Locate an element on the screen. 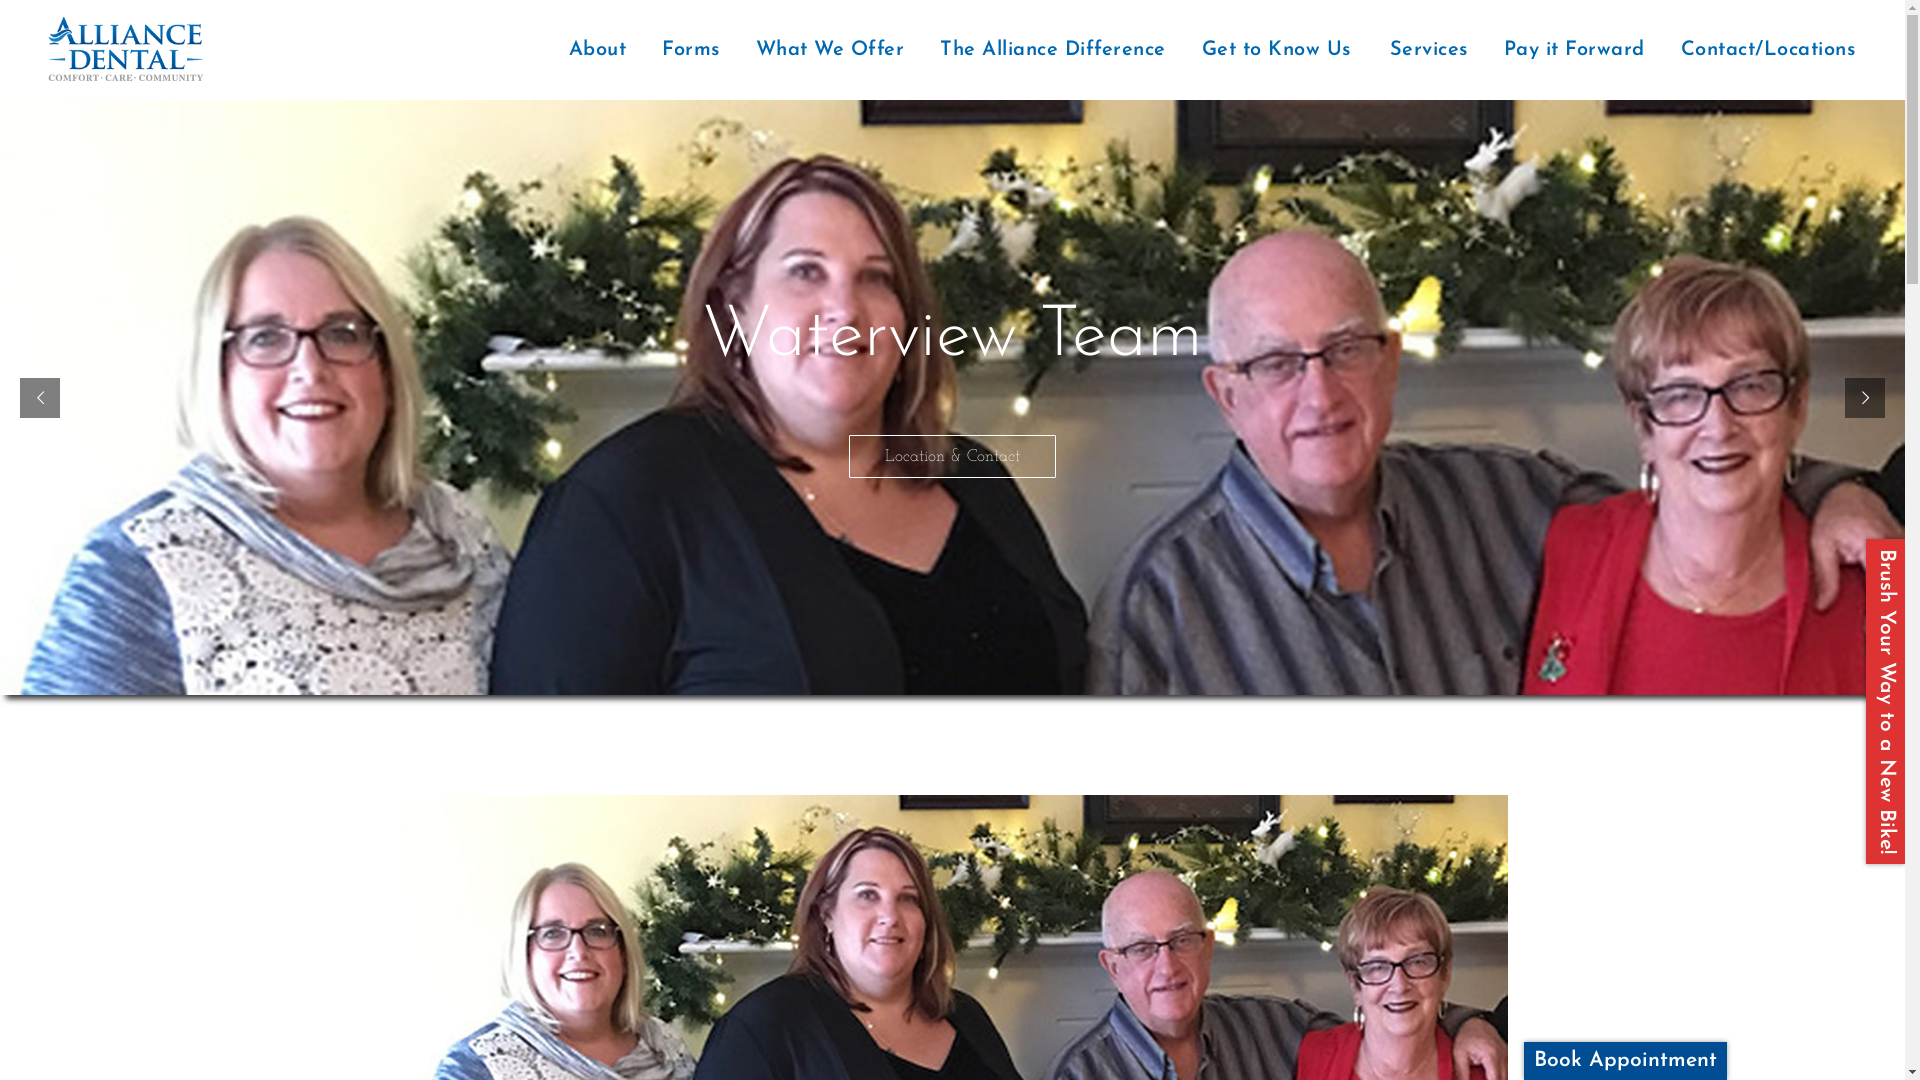 This screenshot has height=1080, width=1920. 'What We Offer' is located at coordinates (829, 49).